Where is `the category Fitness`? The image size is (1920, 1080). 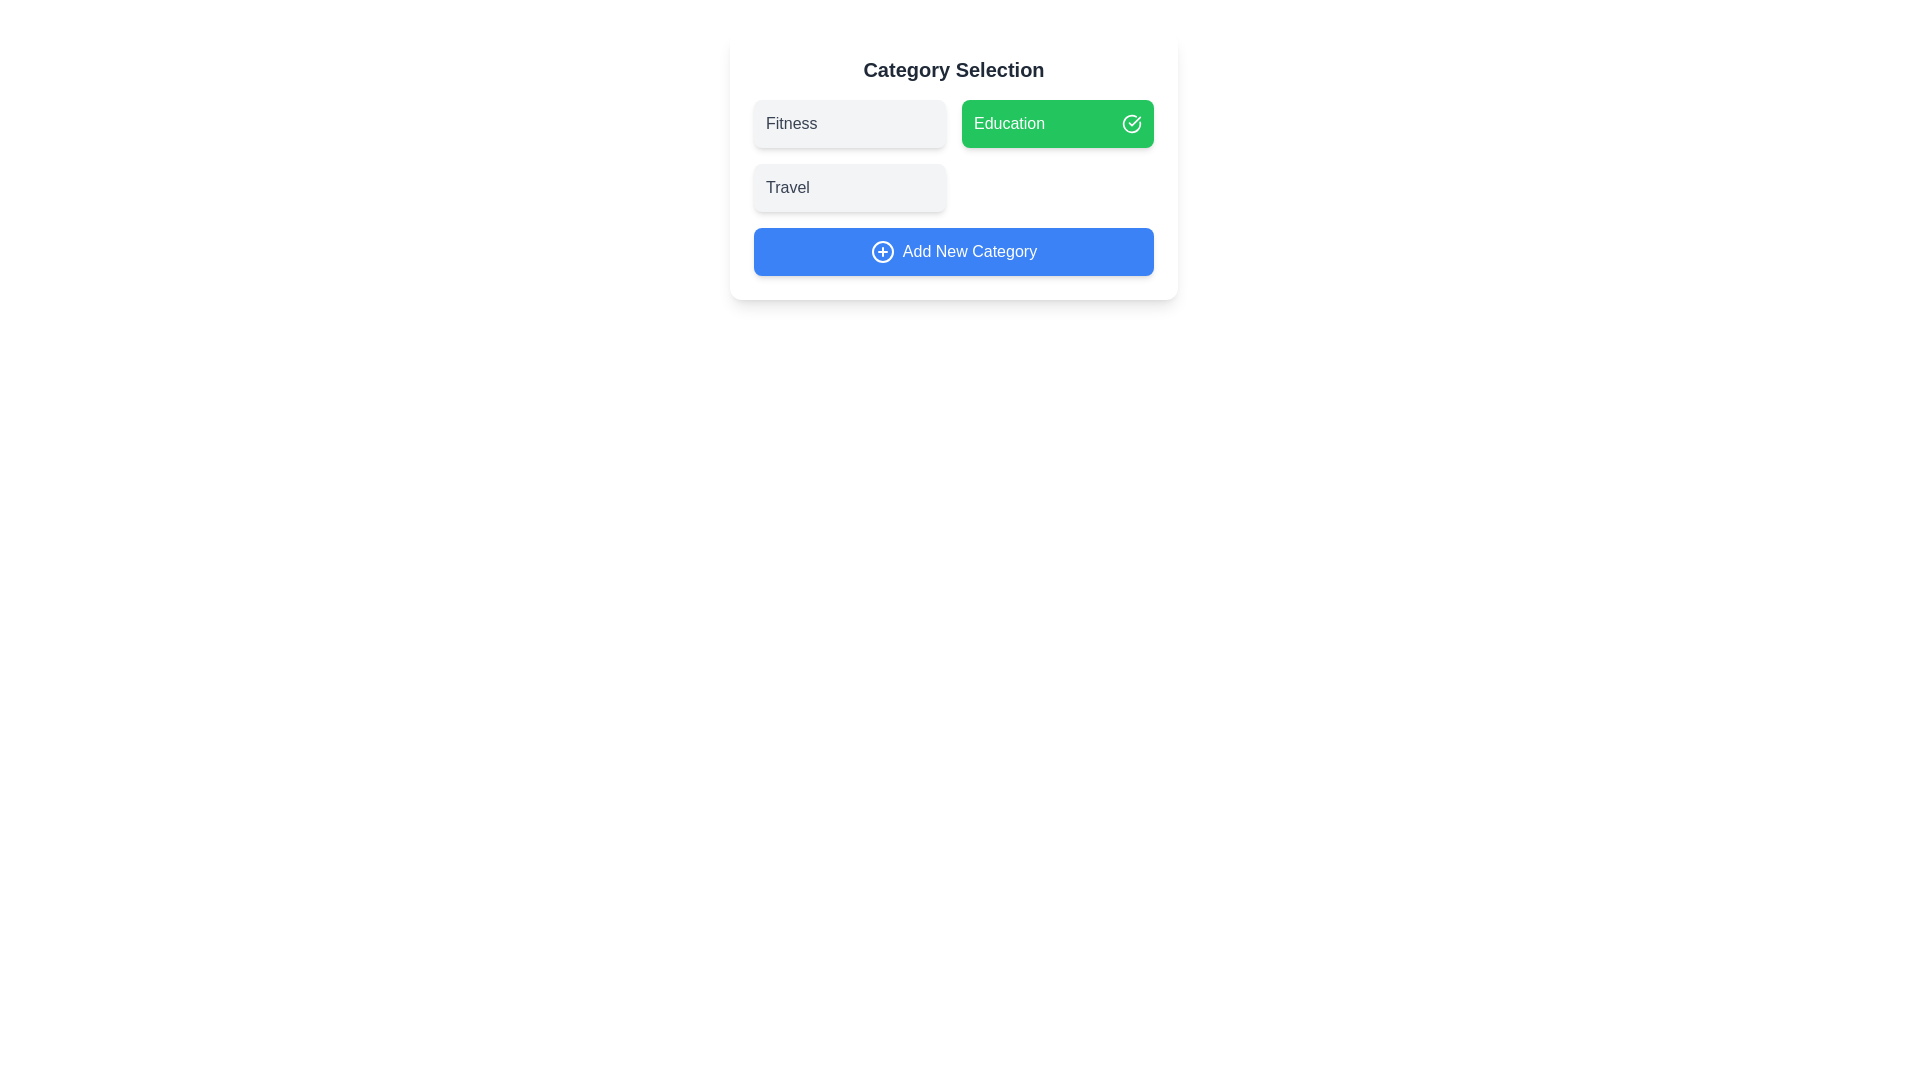
the category Fitness is located at coordinates (849, 123).